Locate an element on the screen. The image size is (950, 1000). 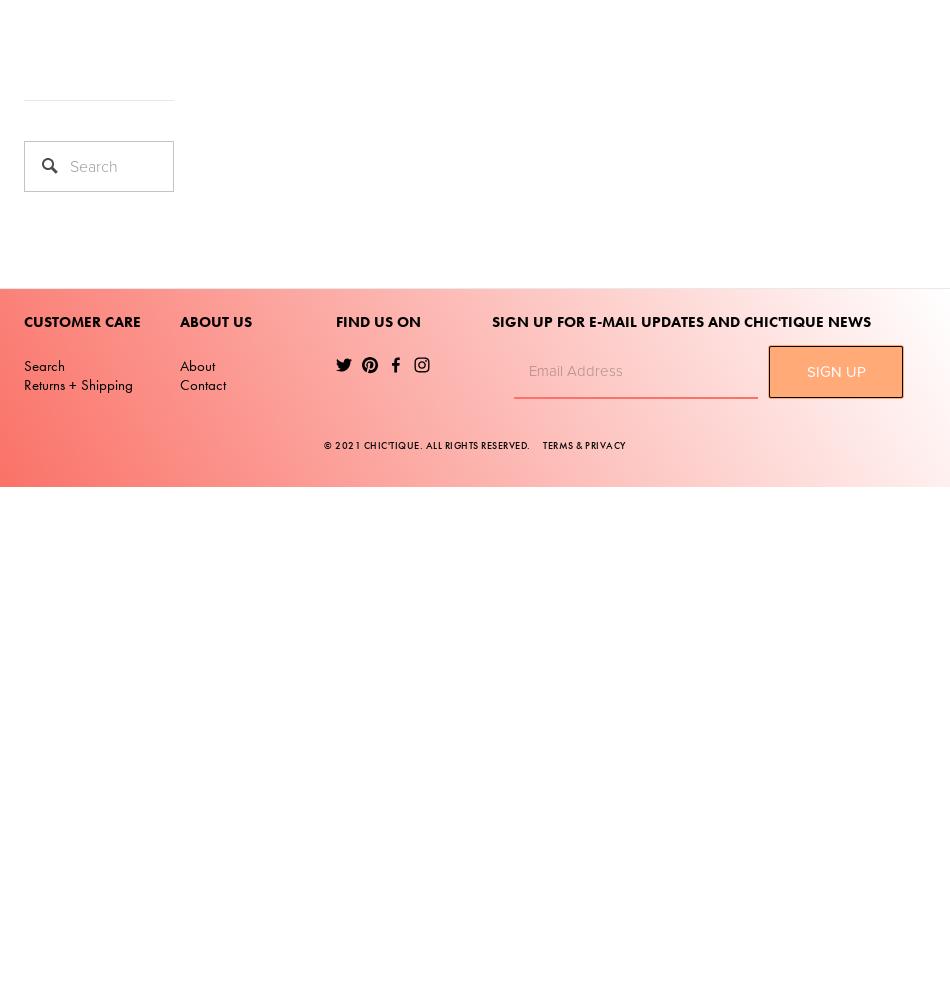
'SIGN UP FOR E-MAIL UPDATES AND CHIC'TIQUE NEWS' is located at coordinates (492, 321).